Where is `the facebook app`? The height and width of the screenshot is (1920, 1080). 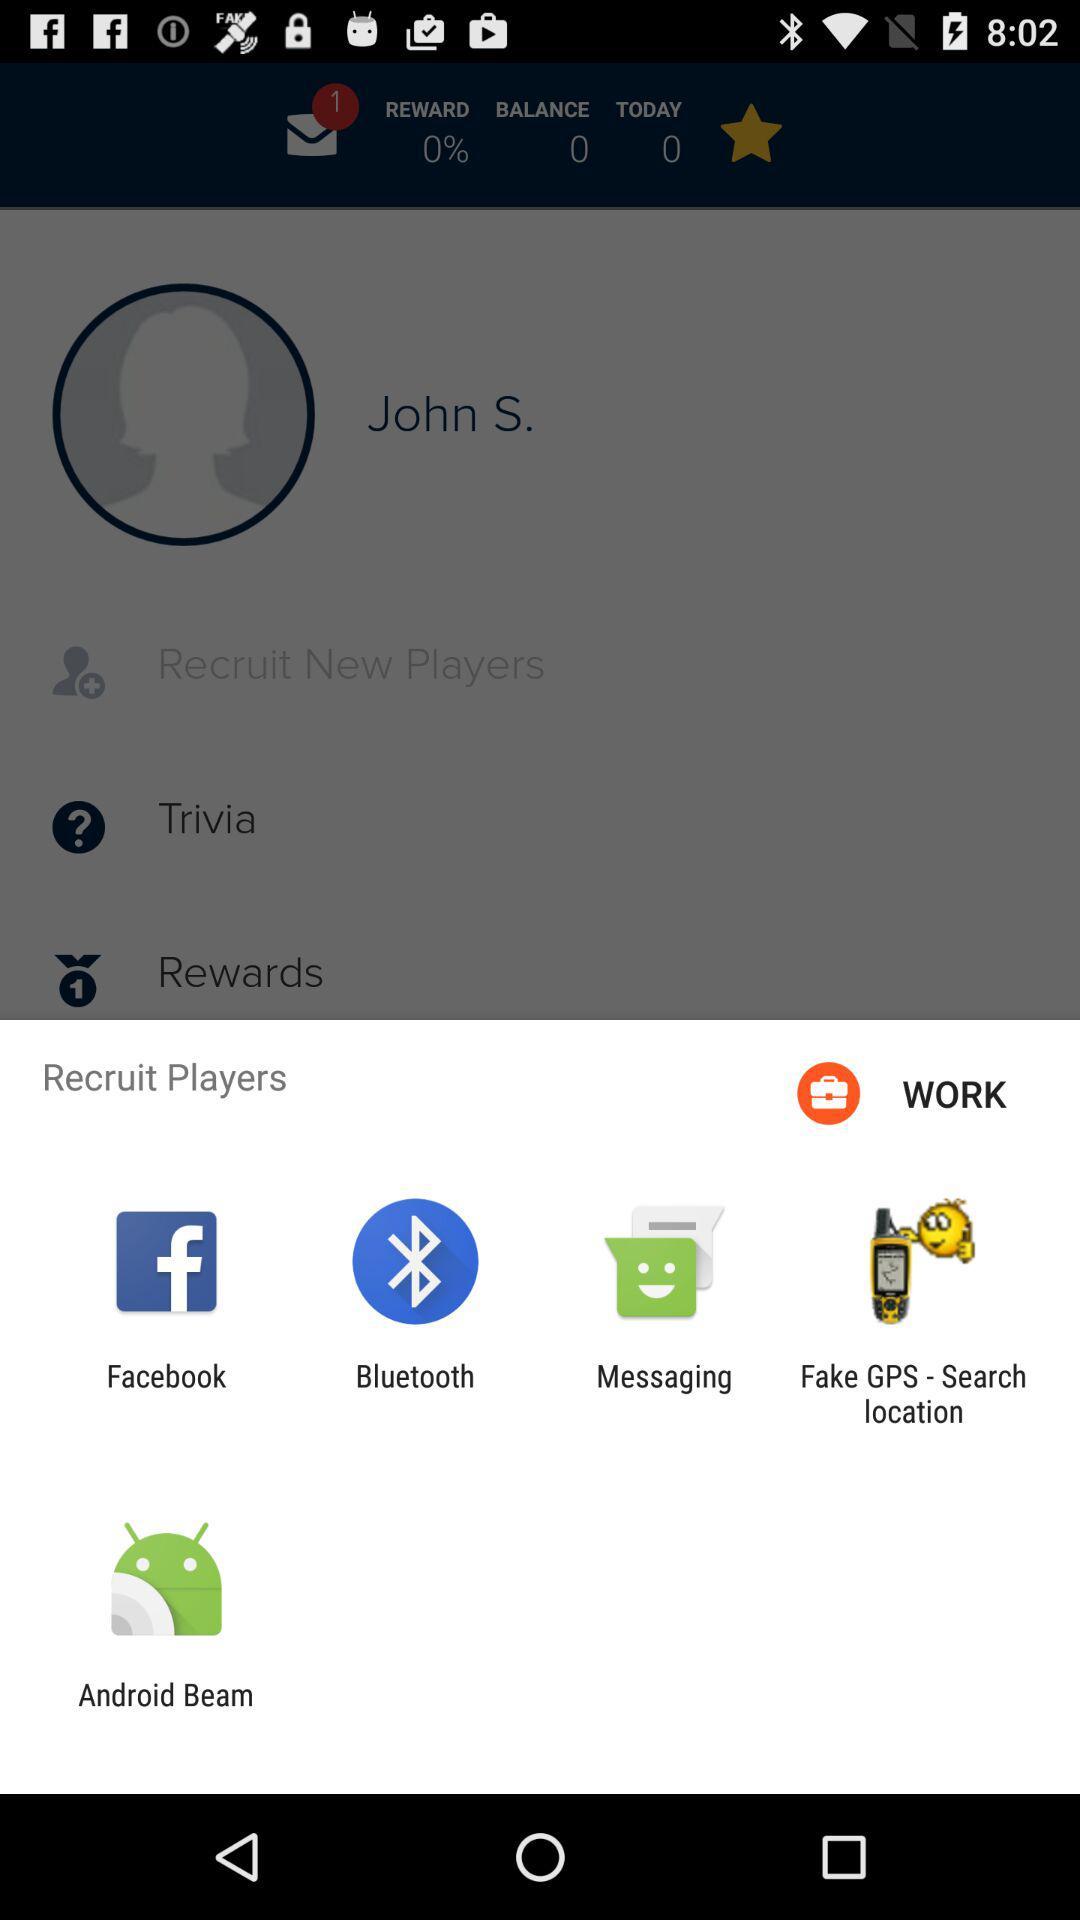 the facebook app is located at coordinates (165, 1392).